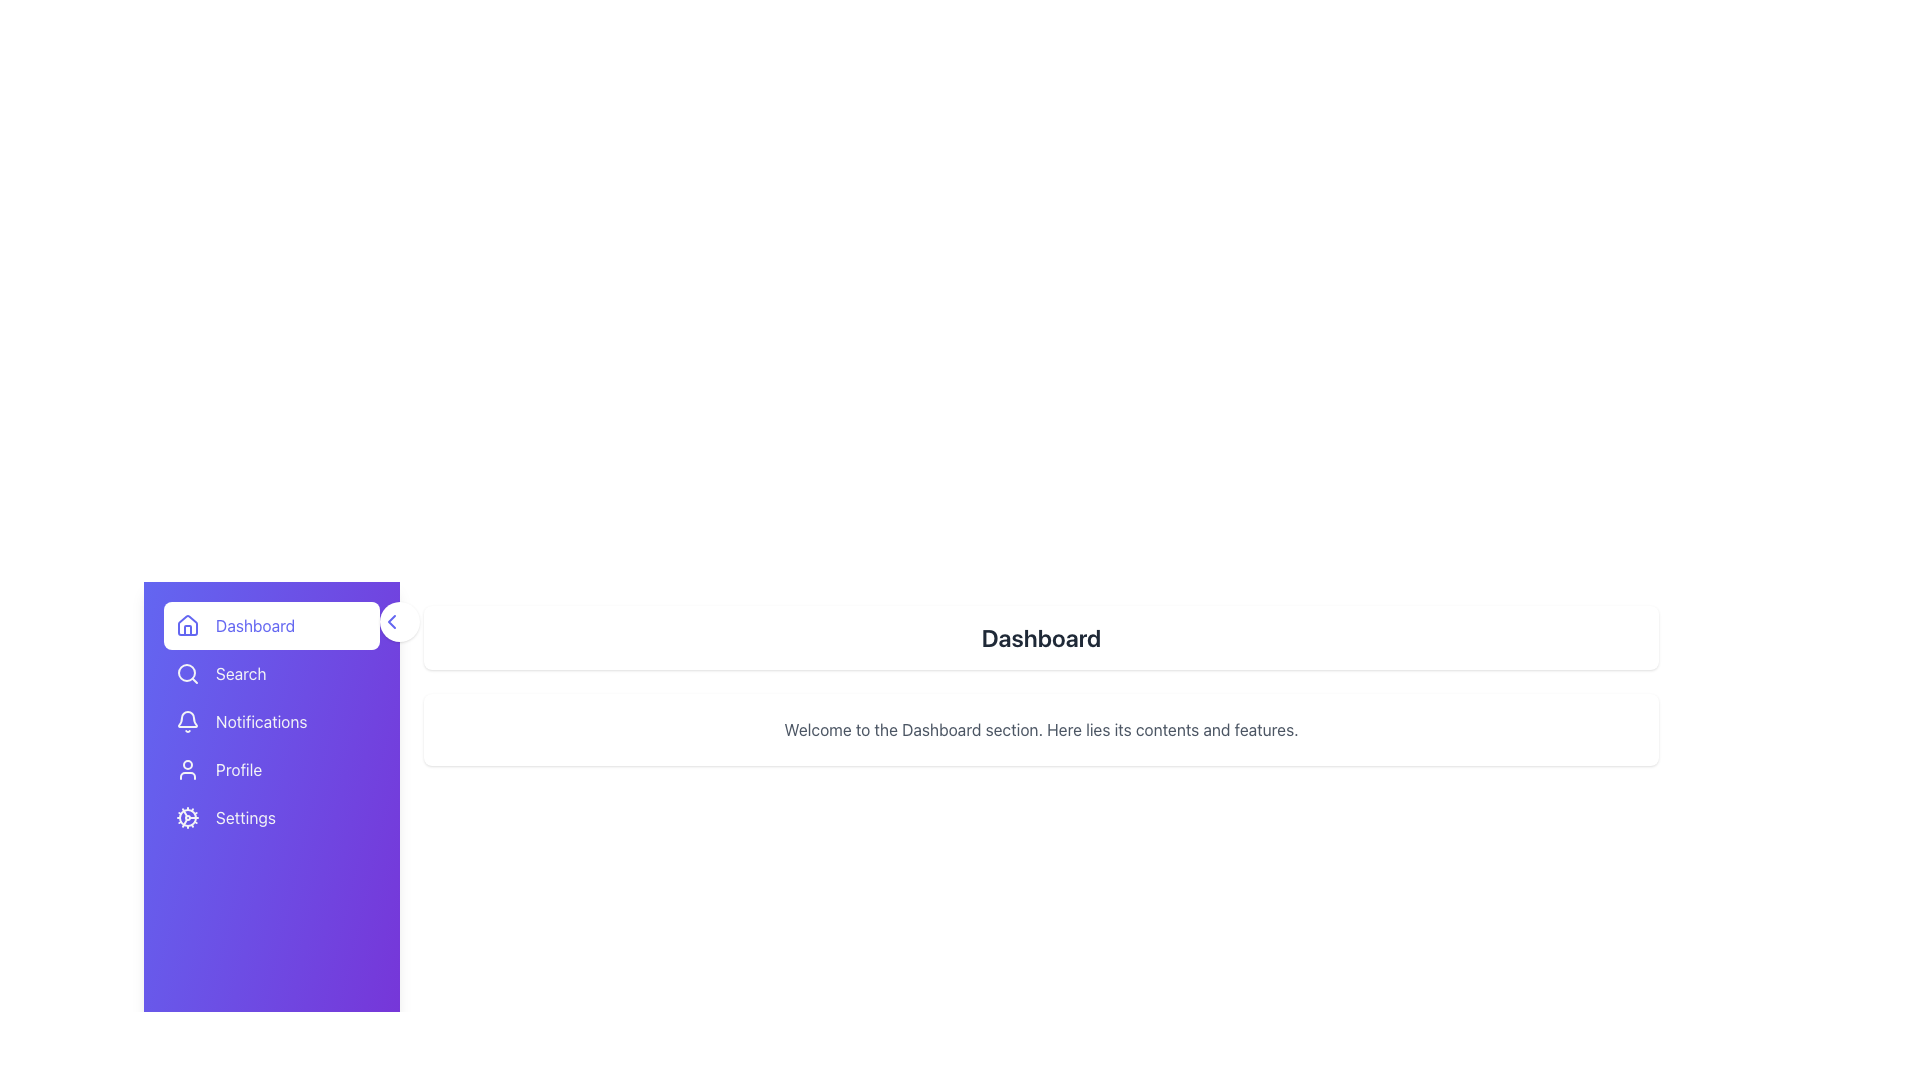 The height and width of the screenshot is (1080, 1920). I want to click on the text label that reads 'Profile' in the sidebar menu, which is styled with white text on a purple background and located between 'Notifications' and 'Settings', so click(239, 769).